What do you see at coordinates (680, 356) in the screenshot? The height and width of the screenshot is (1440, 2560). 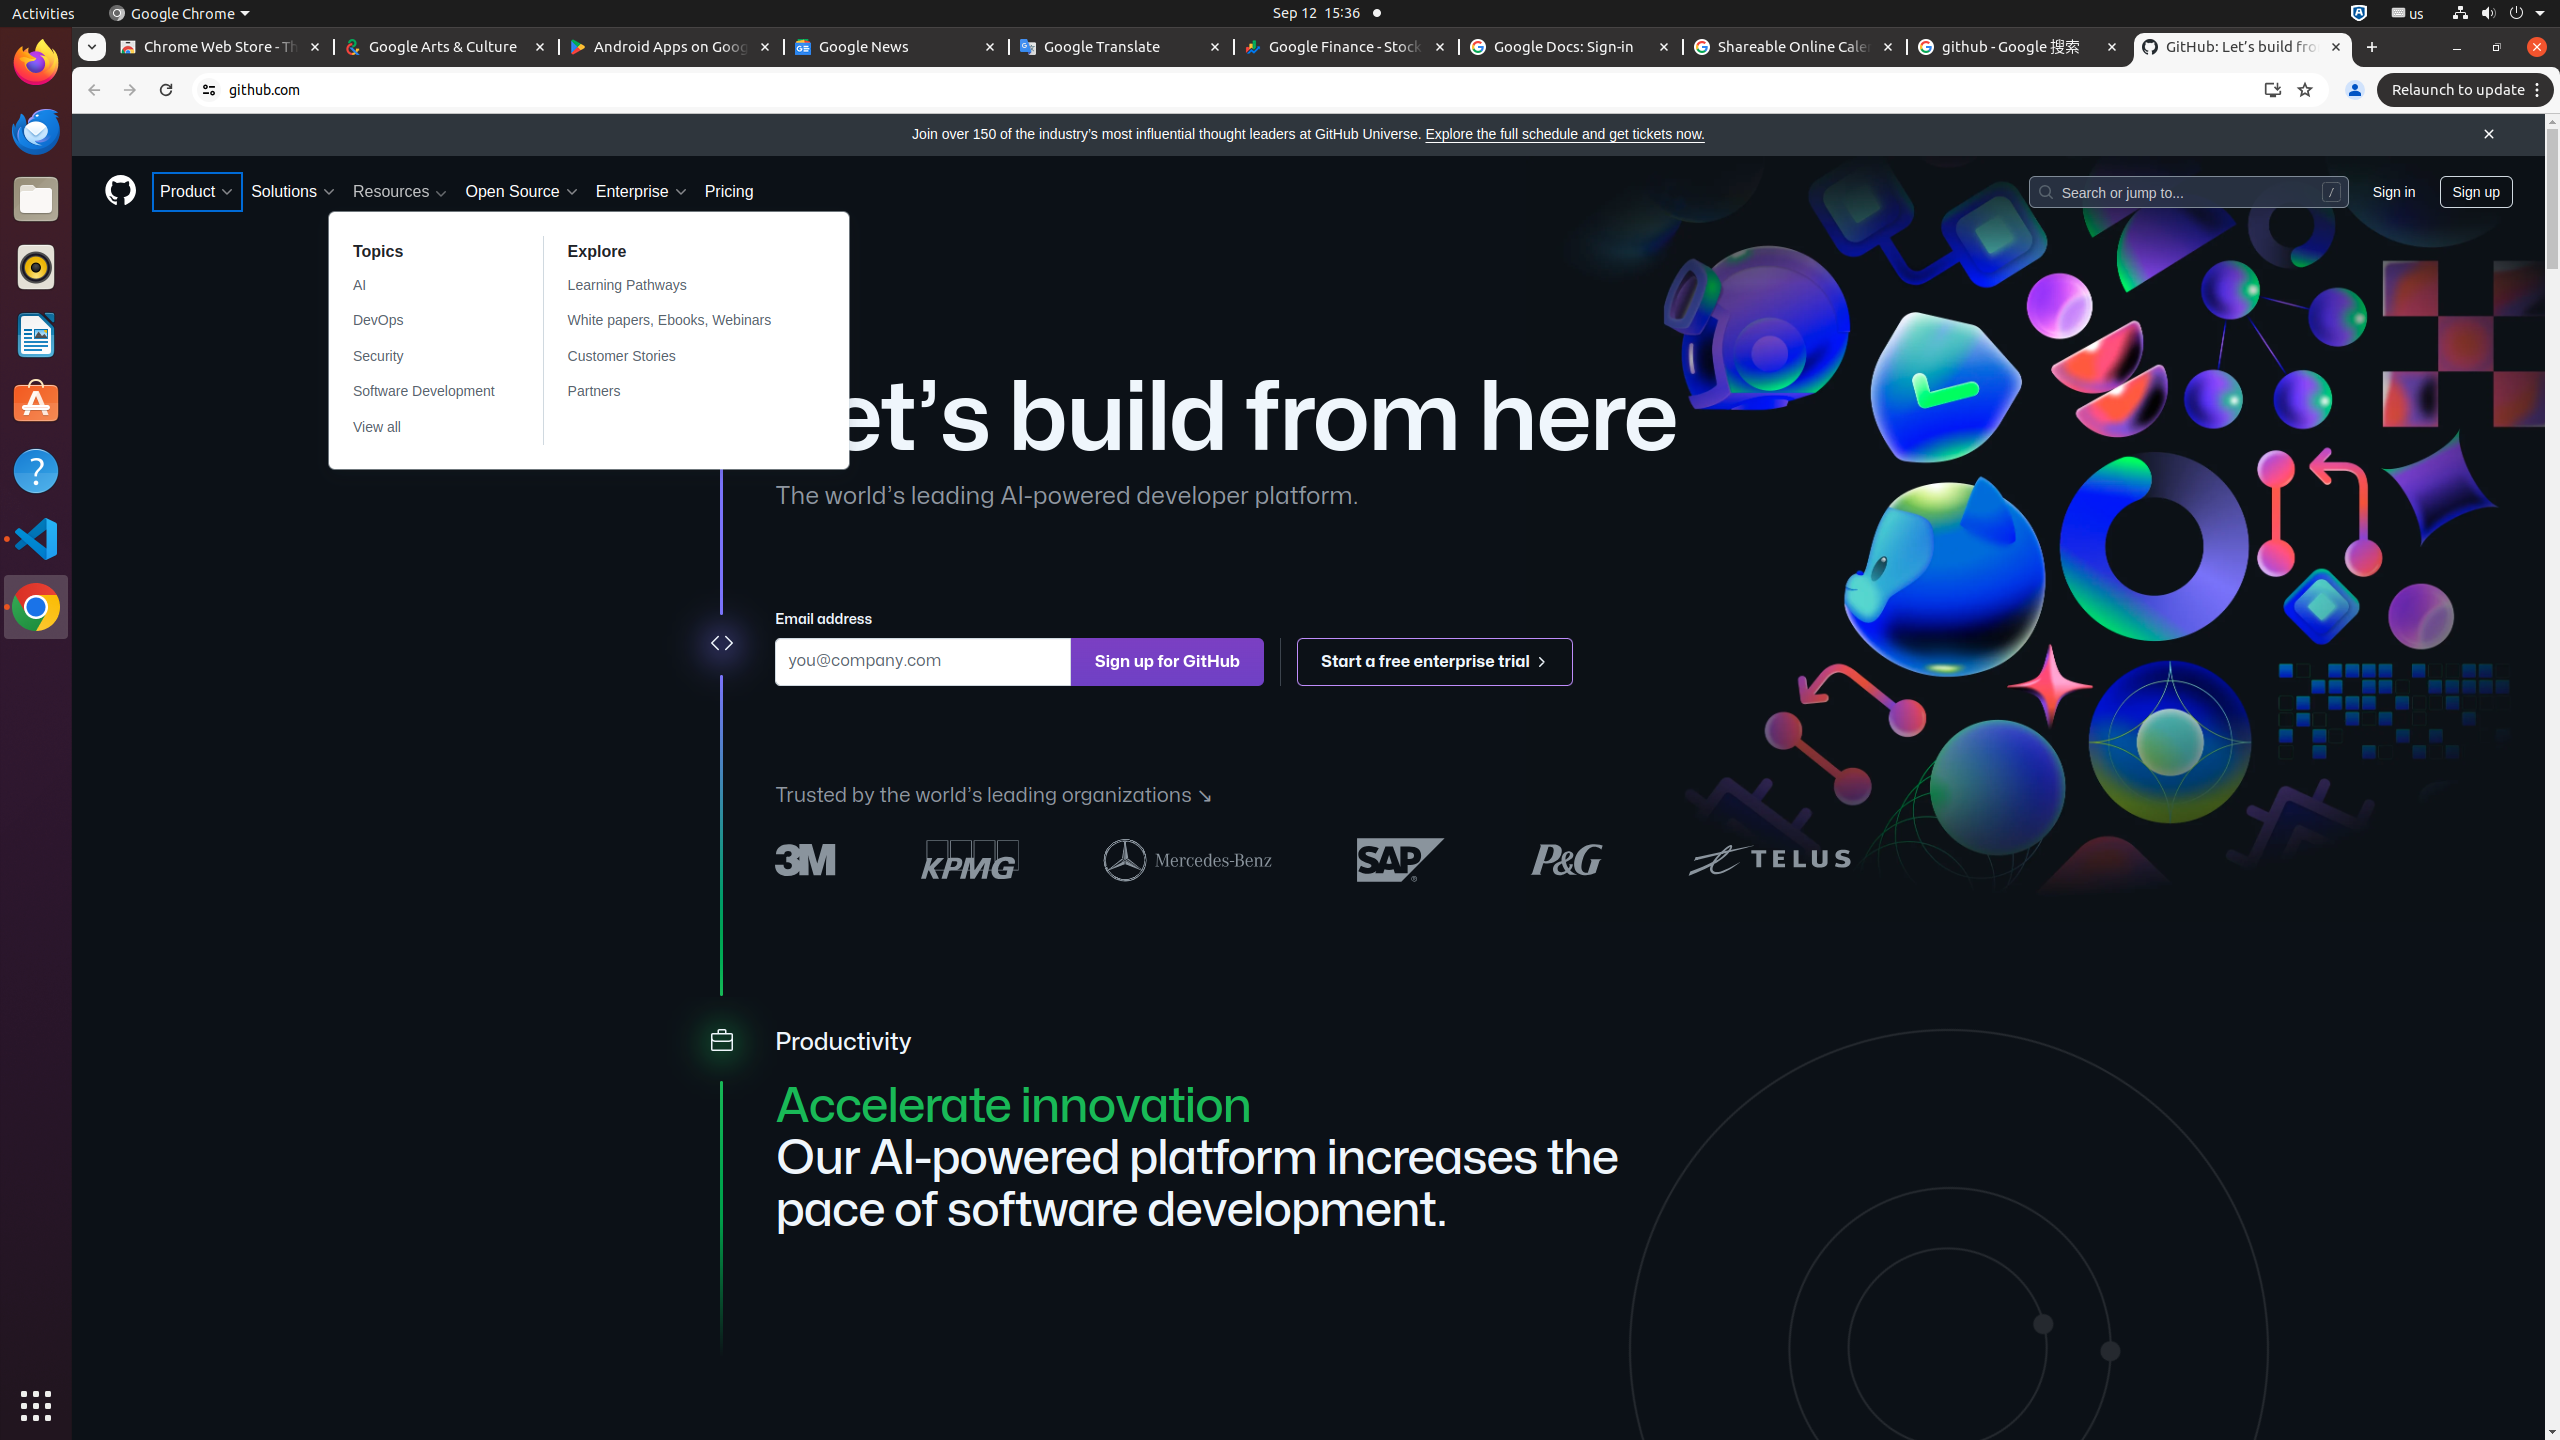 I see `'Customer Stories'` at bounding box center [680, 356].